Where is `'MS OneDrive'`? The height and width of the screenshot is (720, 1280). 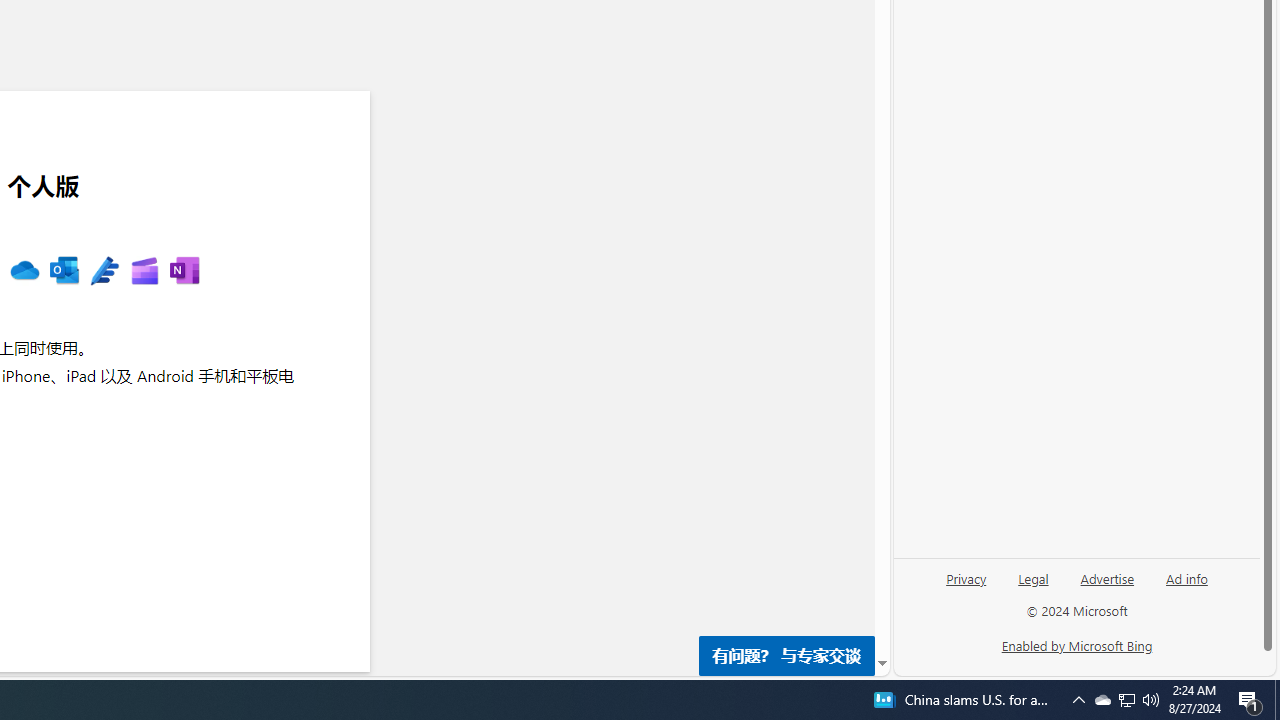 'MS OneDrive' is located at coordinates (24, 271).